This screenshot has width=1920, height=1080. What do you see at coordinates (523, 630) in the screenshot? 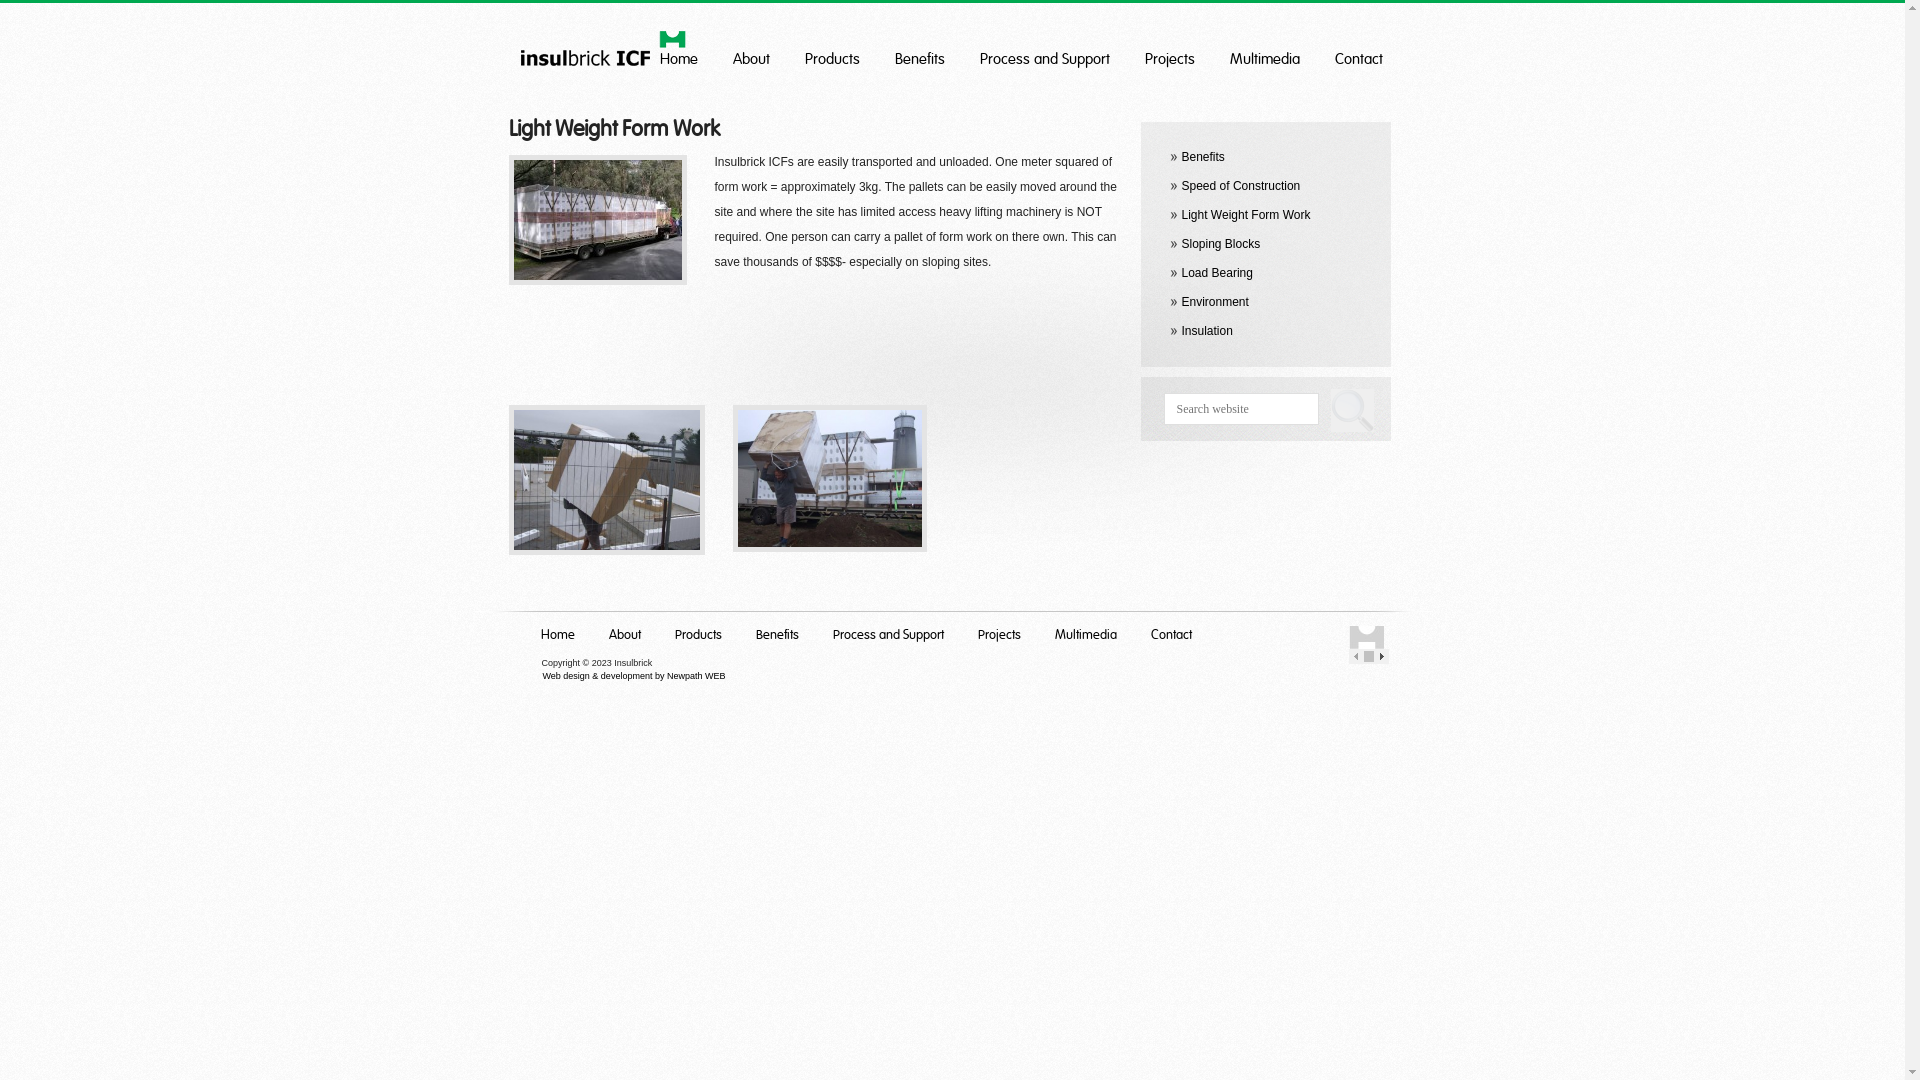
I see `'Home'` at bounding box center [523, 630].